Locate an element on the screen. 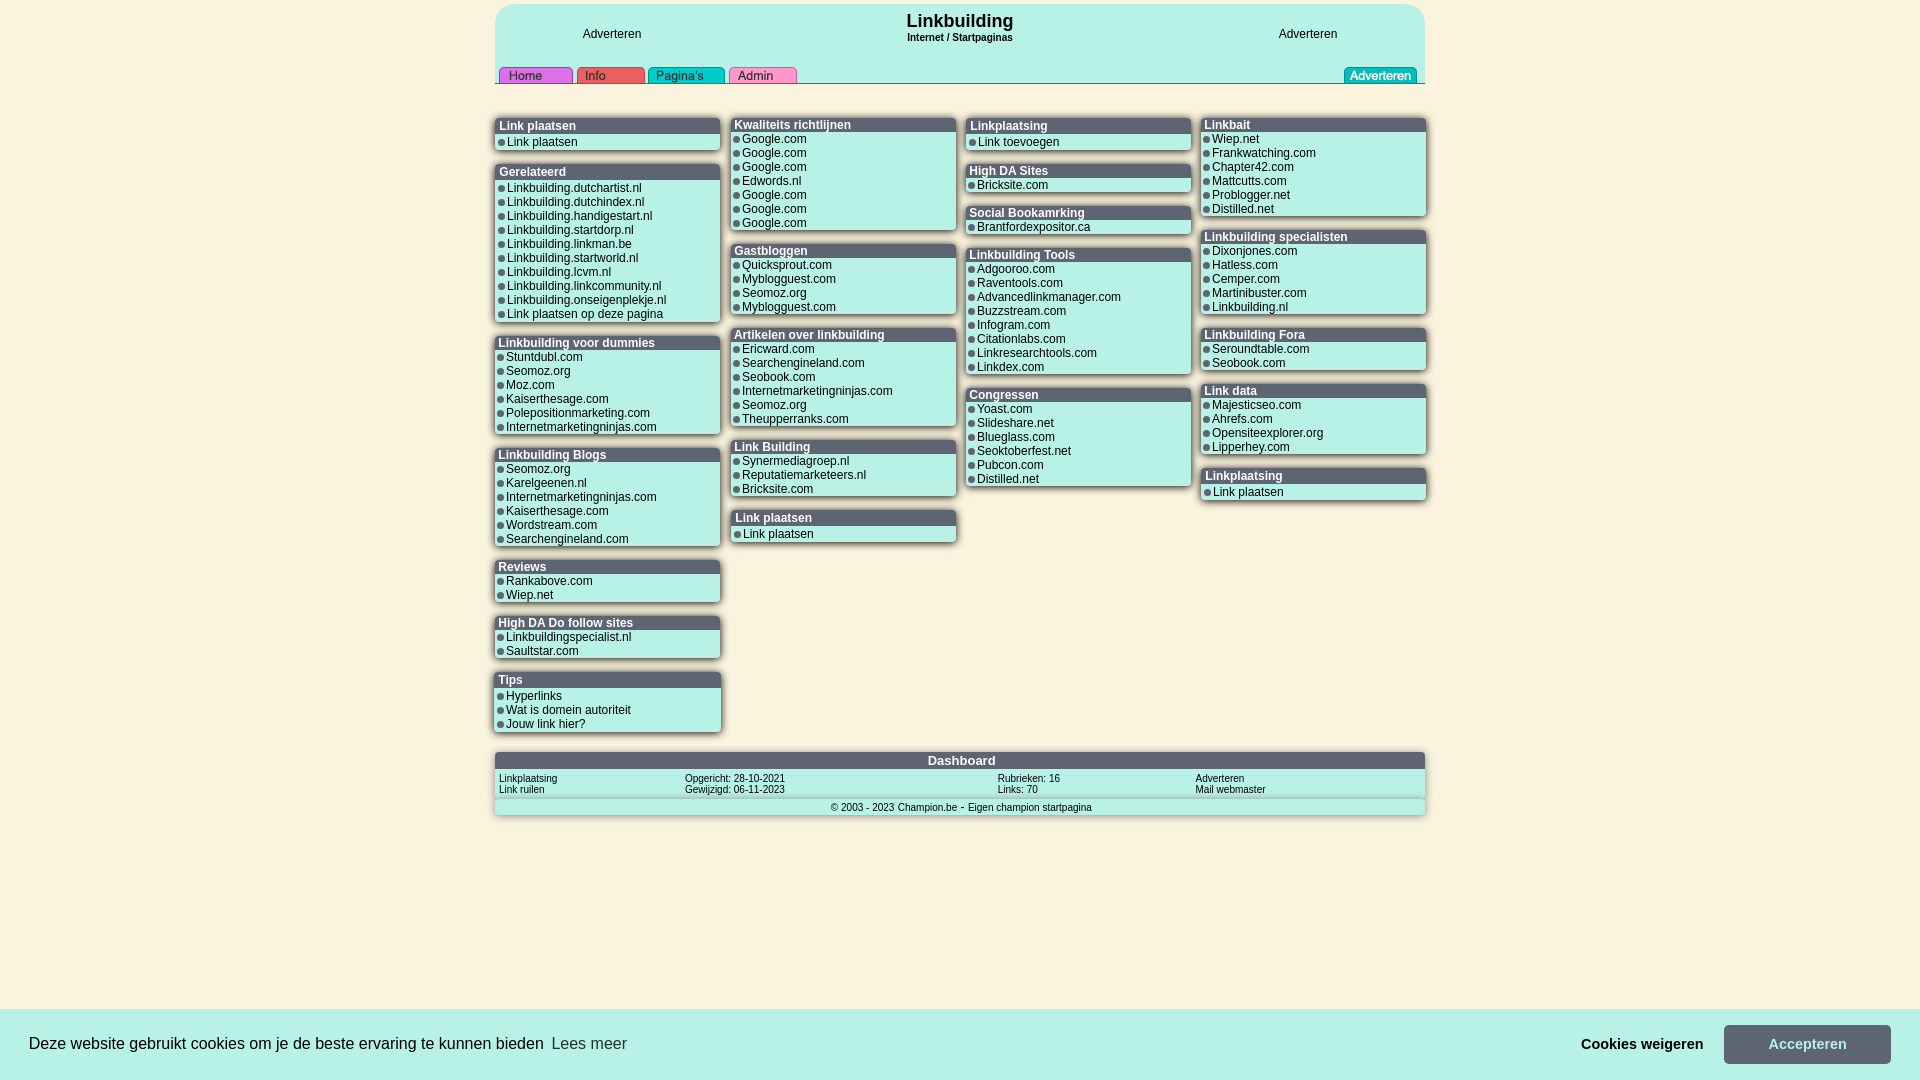 Image resolution: width=1920 pixels, height=1080 pixels. 'Myblogguest.com' is located at coordinates (741, 307).